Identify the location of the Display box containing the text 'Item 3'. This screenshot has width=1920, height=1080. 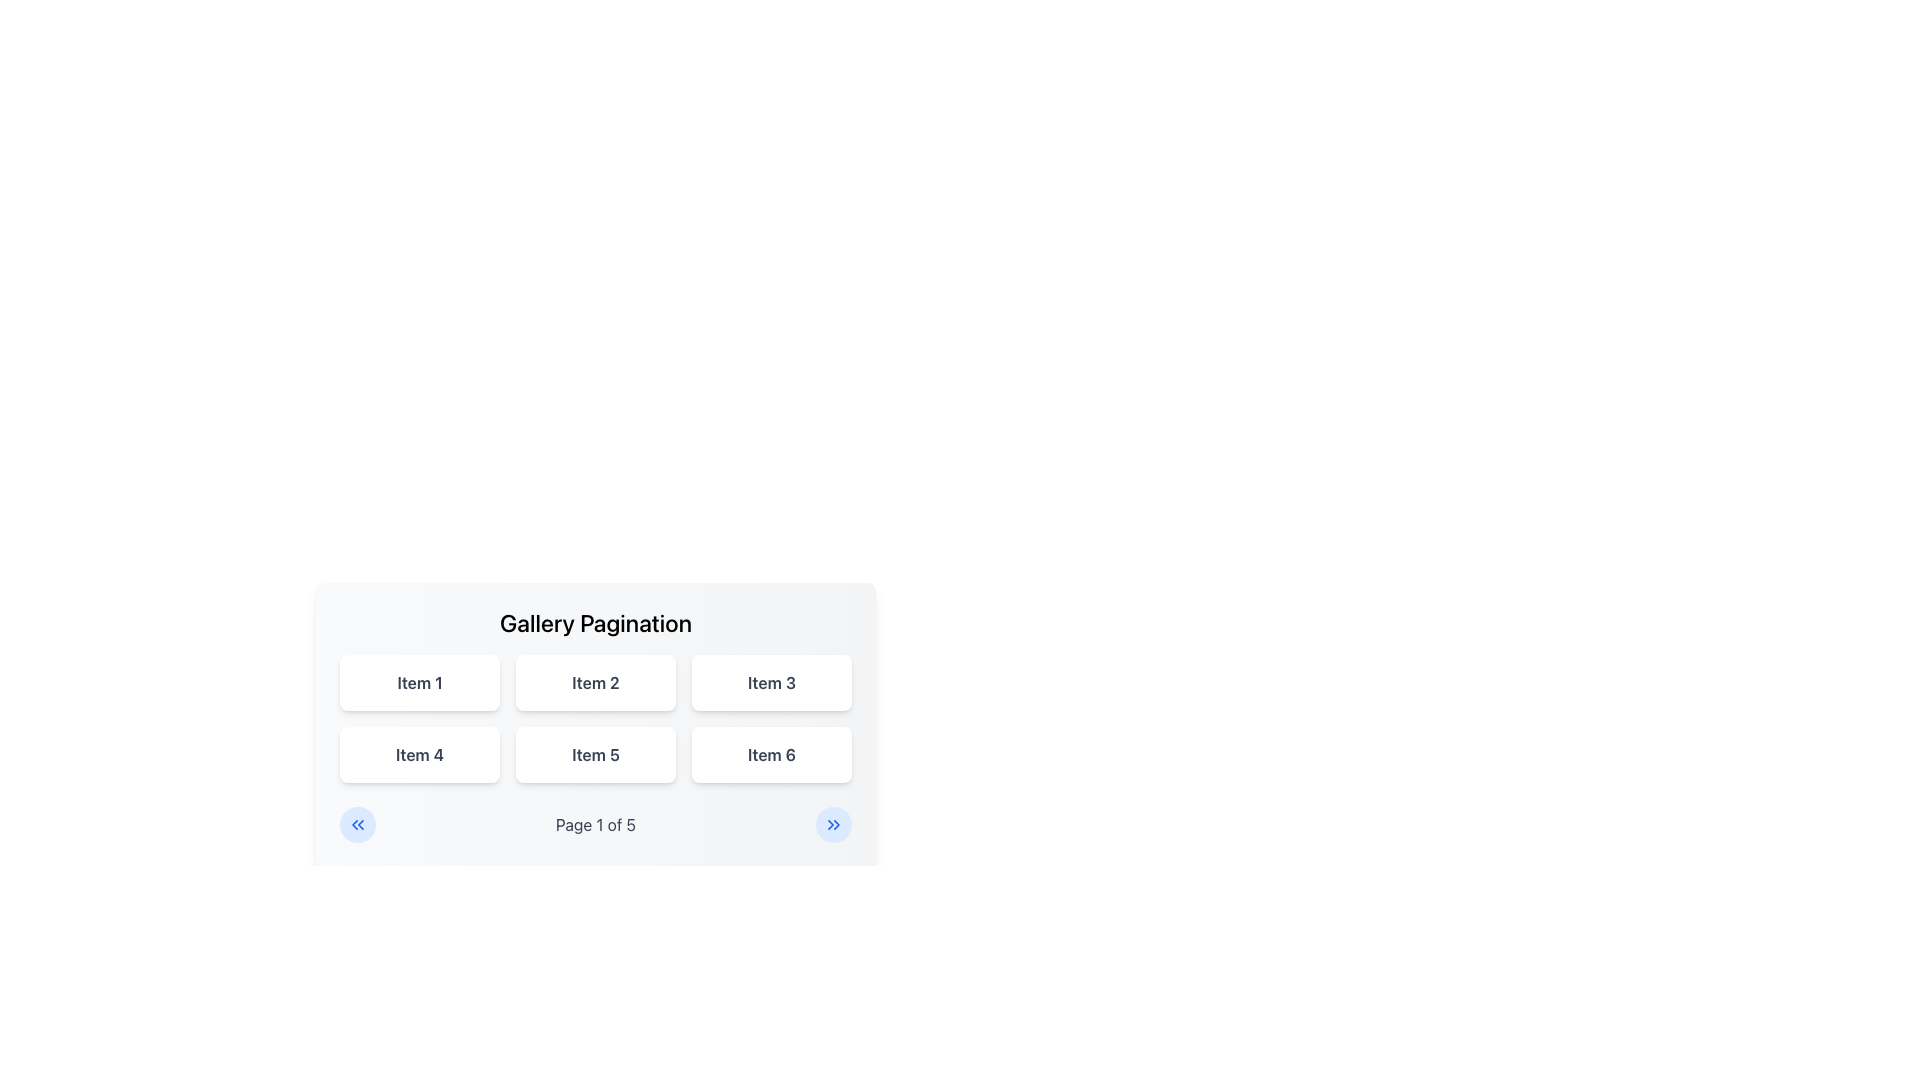
(771, 681).